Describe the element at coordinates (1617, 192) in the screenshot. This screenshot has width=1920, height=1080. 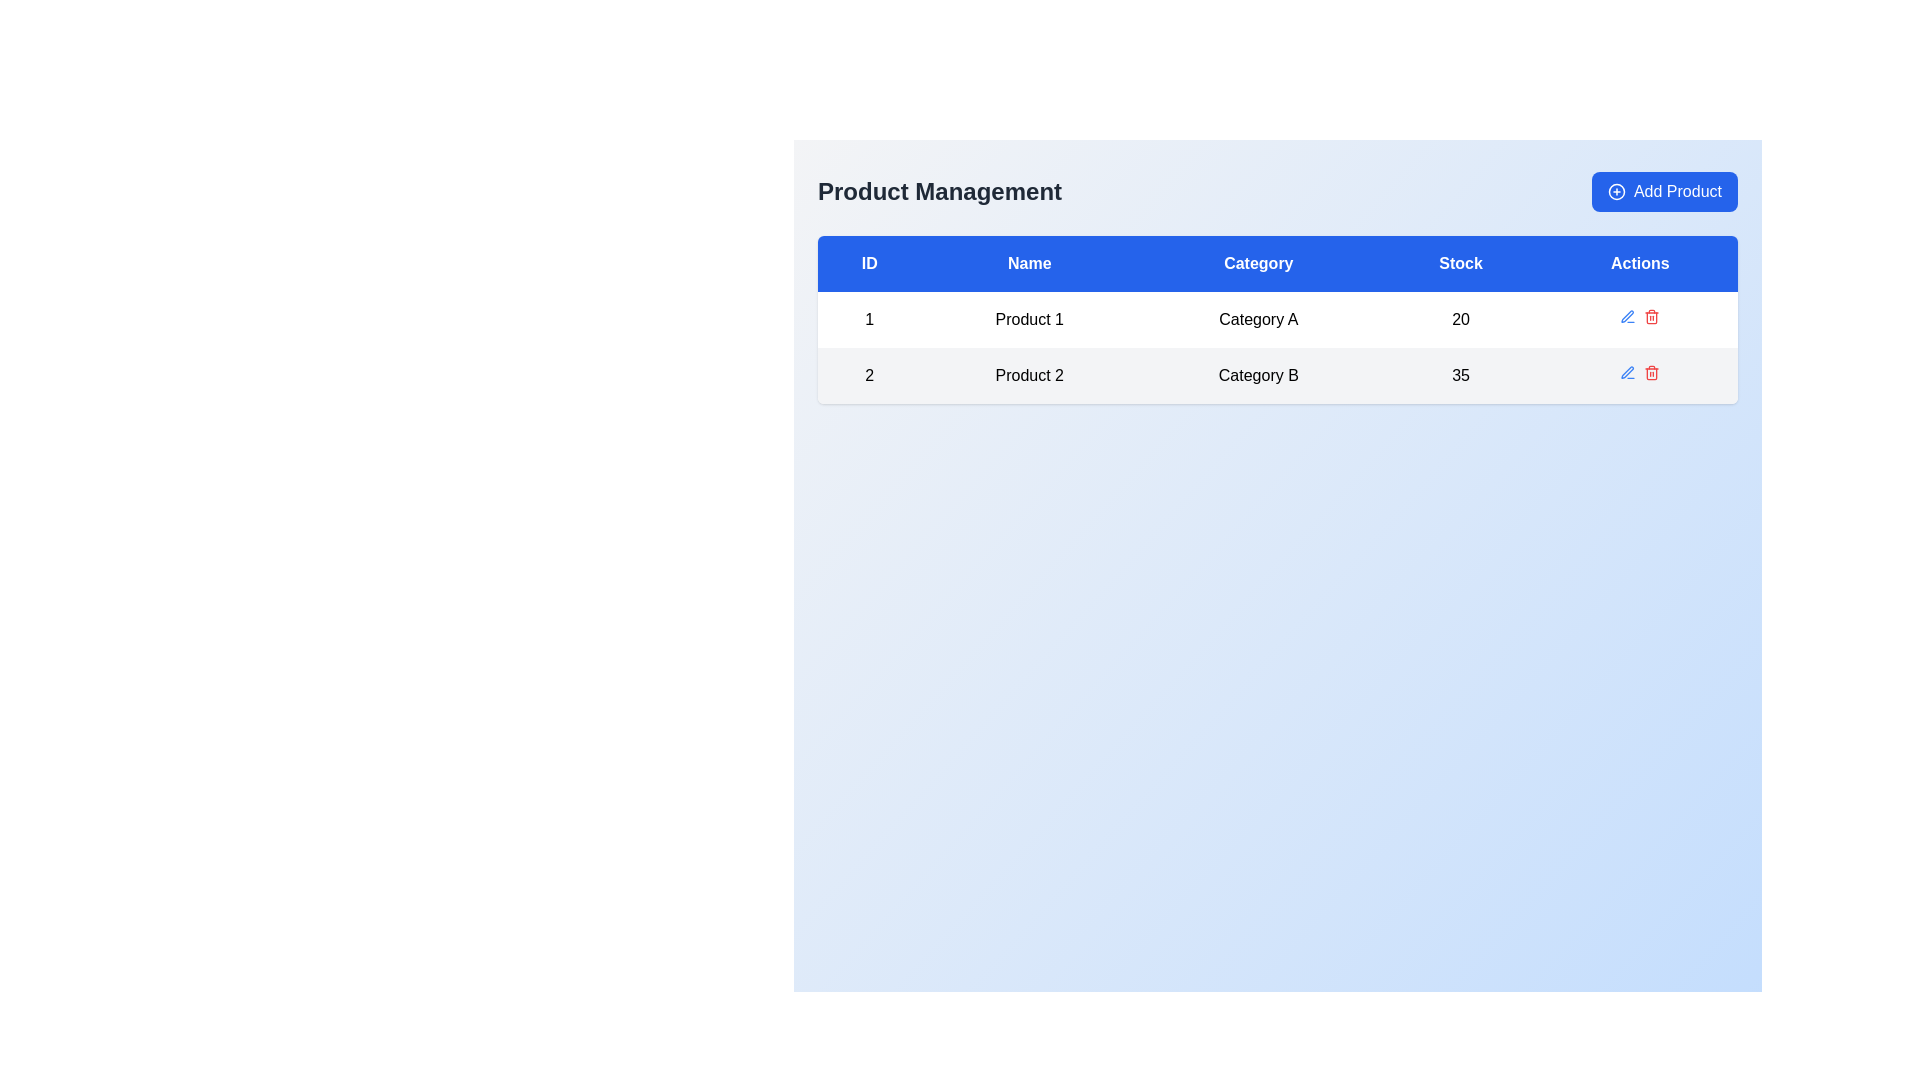
I see `the 'Add' Icon located in the top-right corner of the interface` at that location.